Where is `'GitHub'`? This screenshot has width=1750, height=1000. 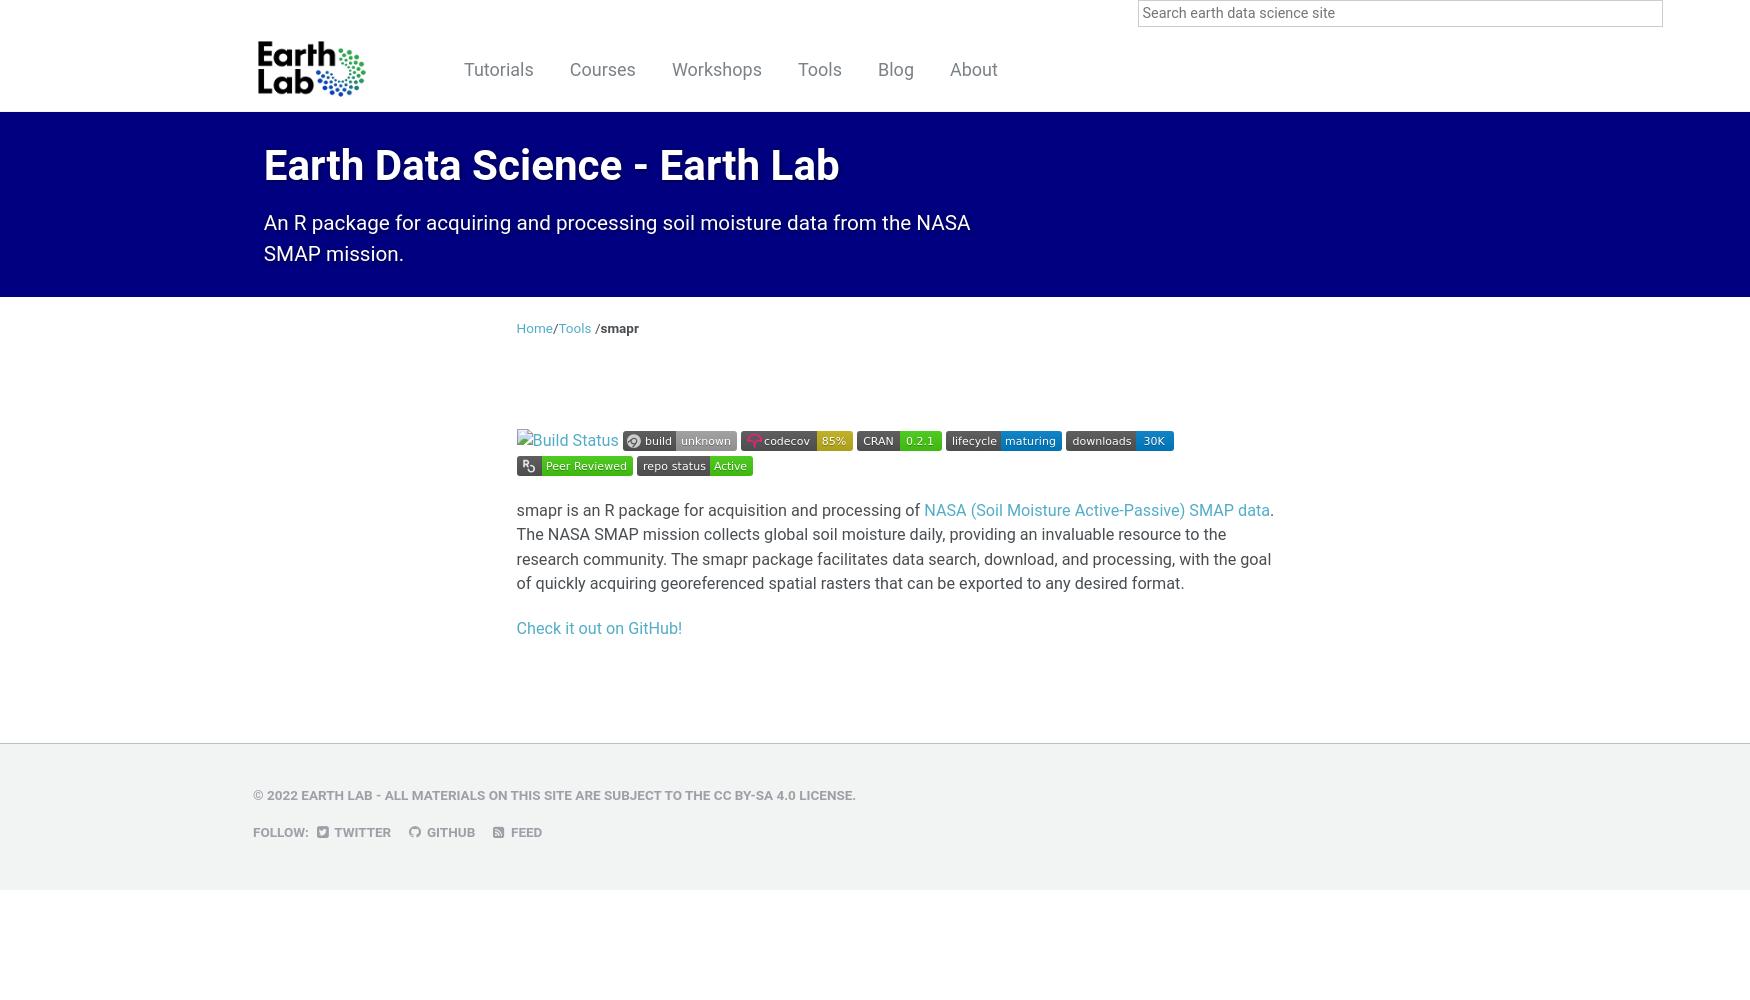
'GitHub' is located at coordinates (449, 831).